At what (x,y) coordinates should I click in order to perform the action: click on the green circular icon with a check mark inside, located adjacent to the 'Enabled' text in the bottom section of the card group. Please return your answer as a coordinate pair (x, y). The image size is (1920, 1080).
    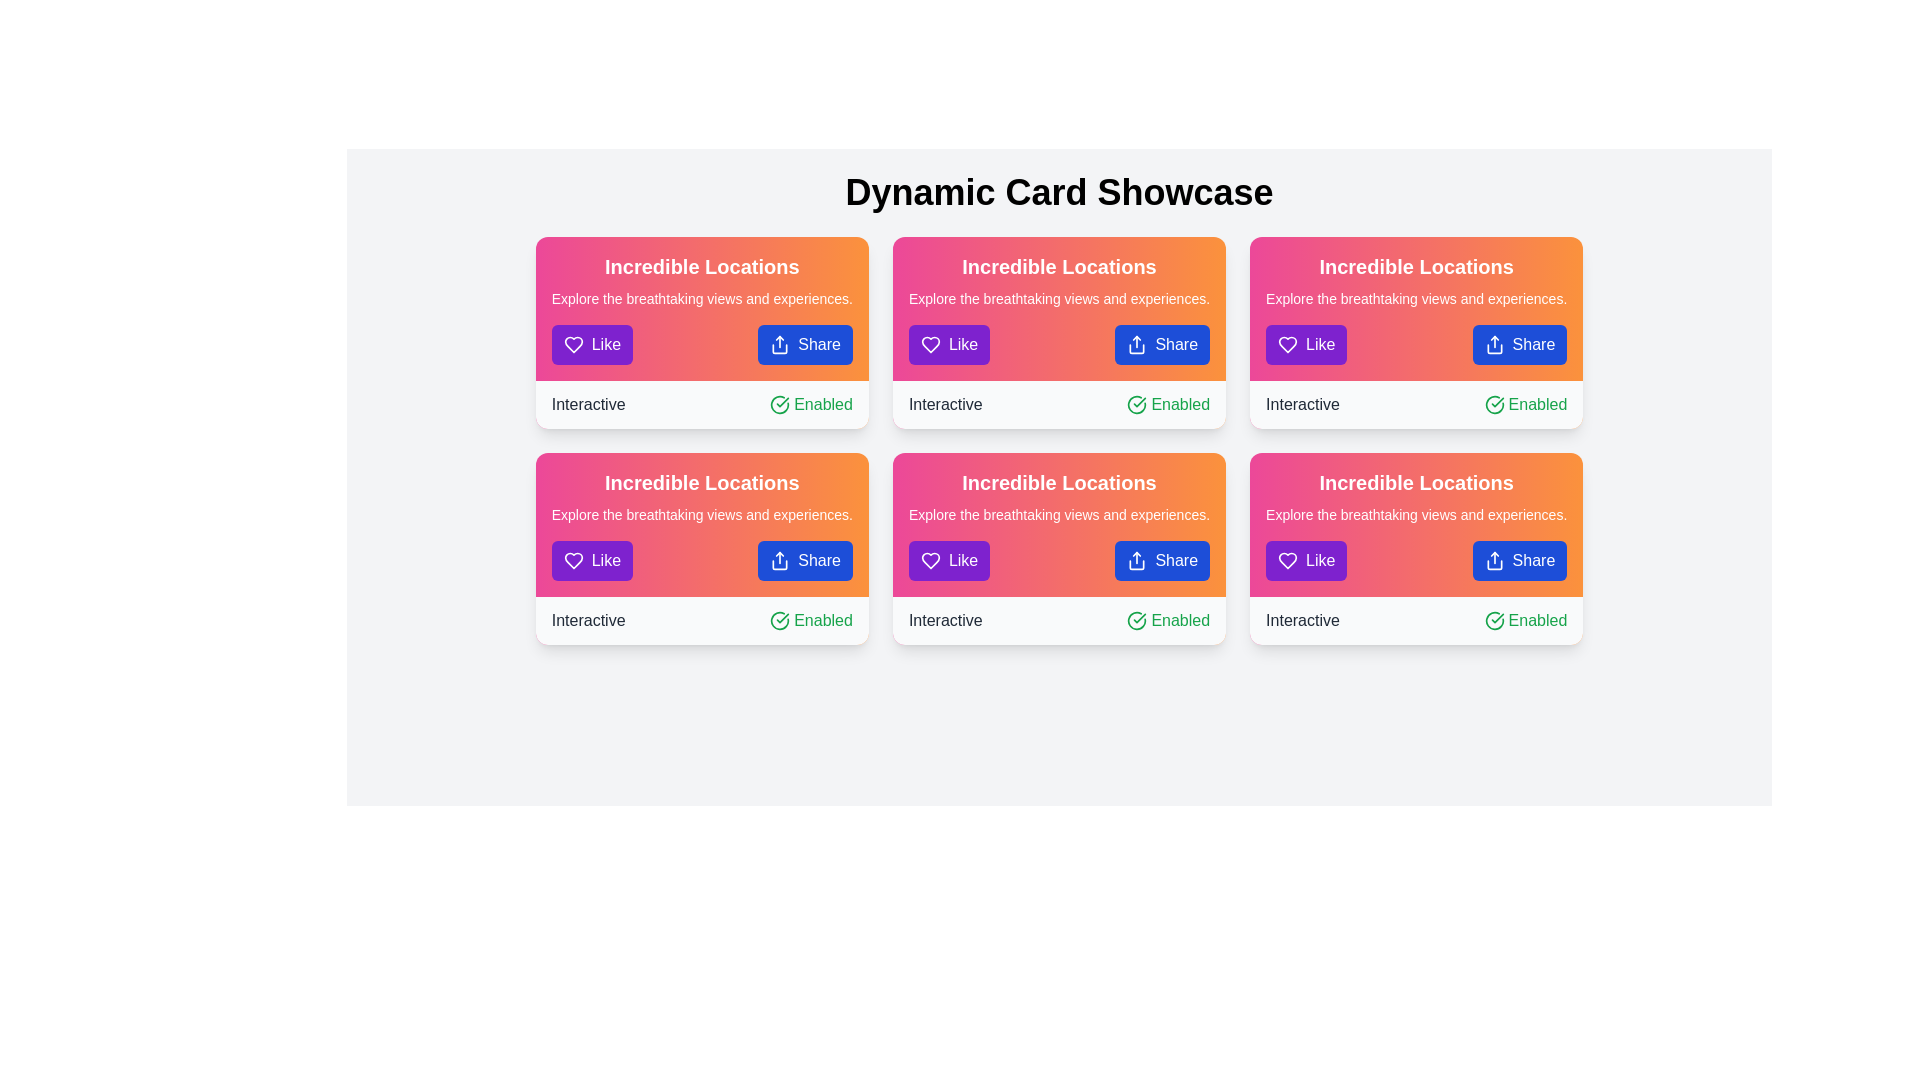
    Looking at the image, I should click on (779, 405).